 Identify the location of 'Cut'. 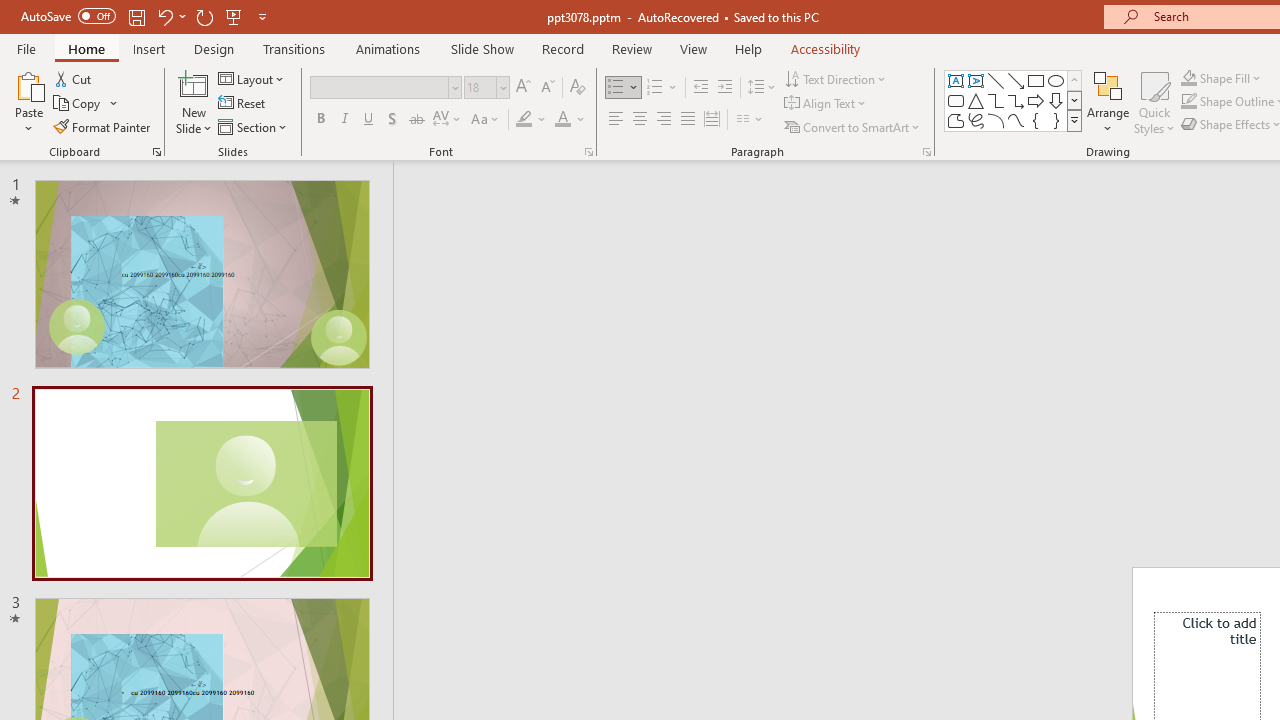
(74, 78).